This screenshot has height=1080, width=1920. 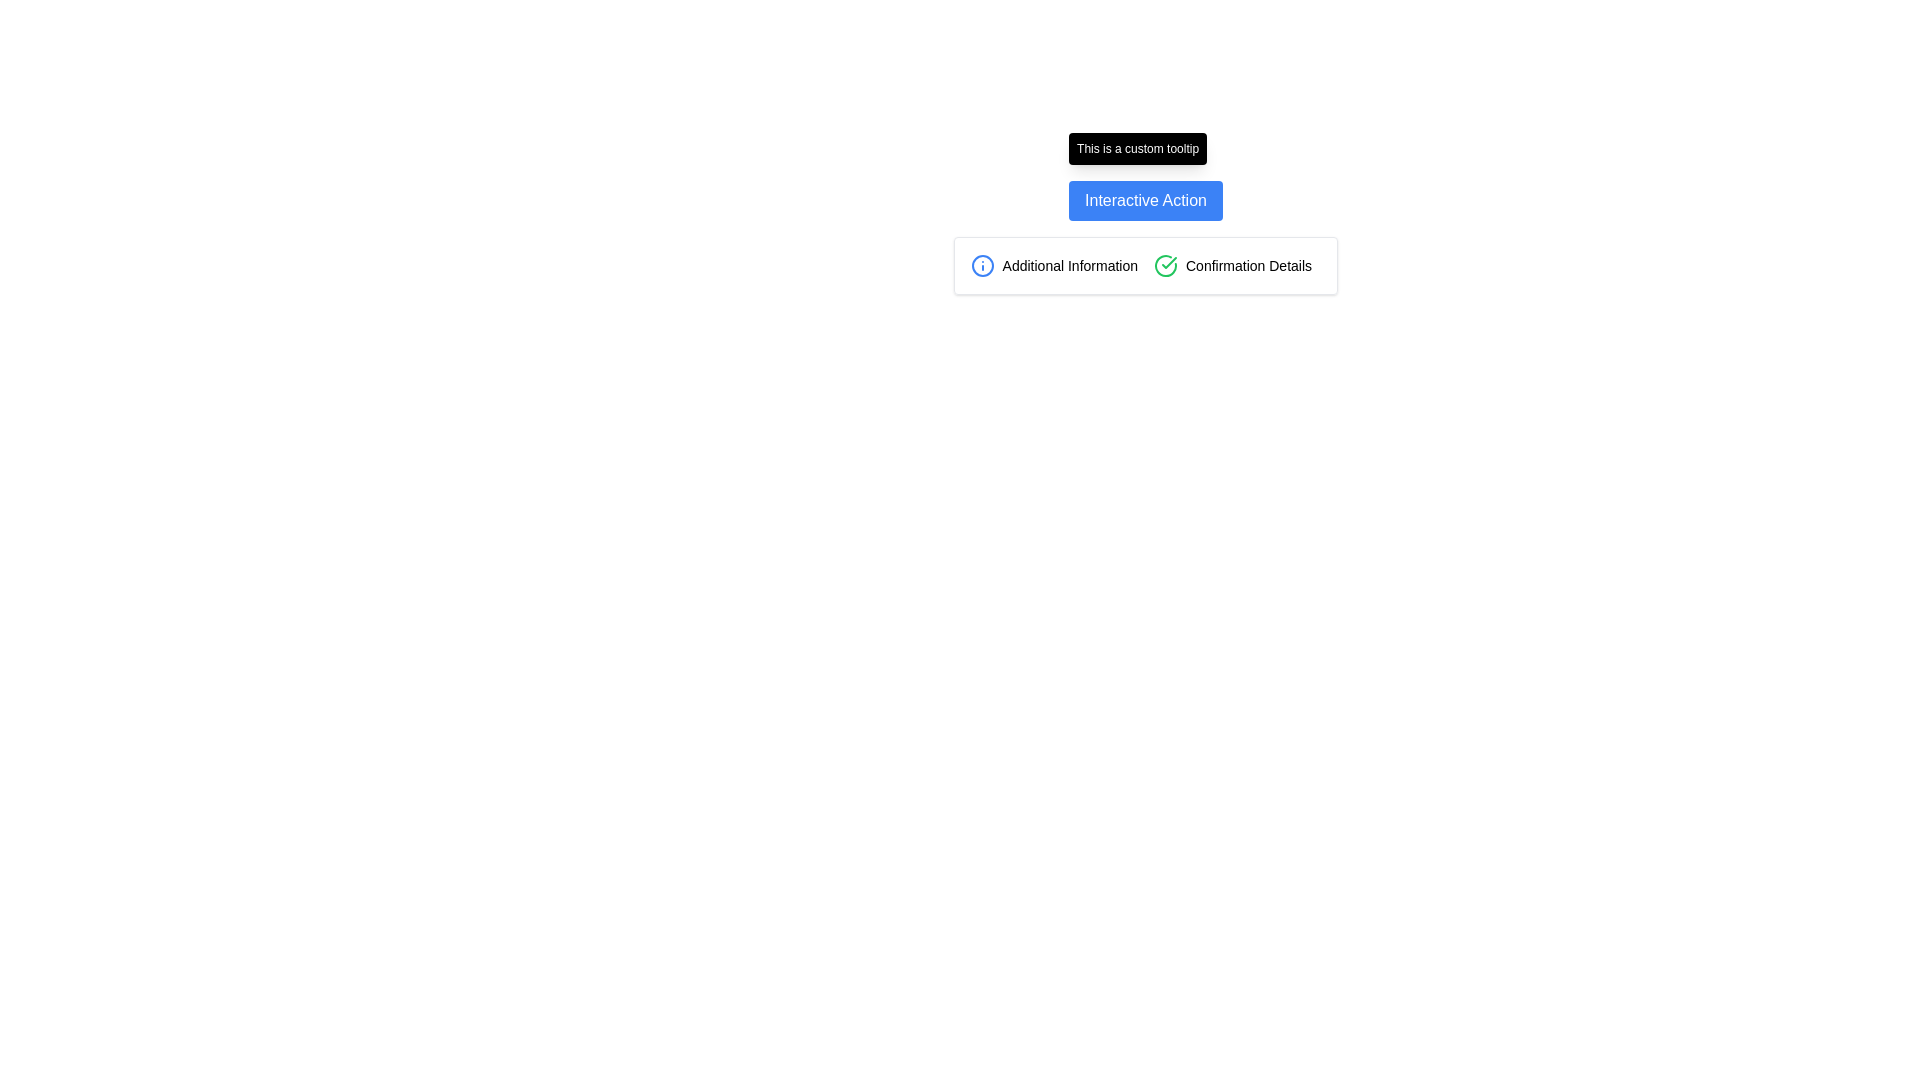 I want to click on the circular confirmation checkmark icon with a green outline and a white background, located before the 'Confirmation Details' text, so click(x=1166, y=265).